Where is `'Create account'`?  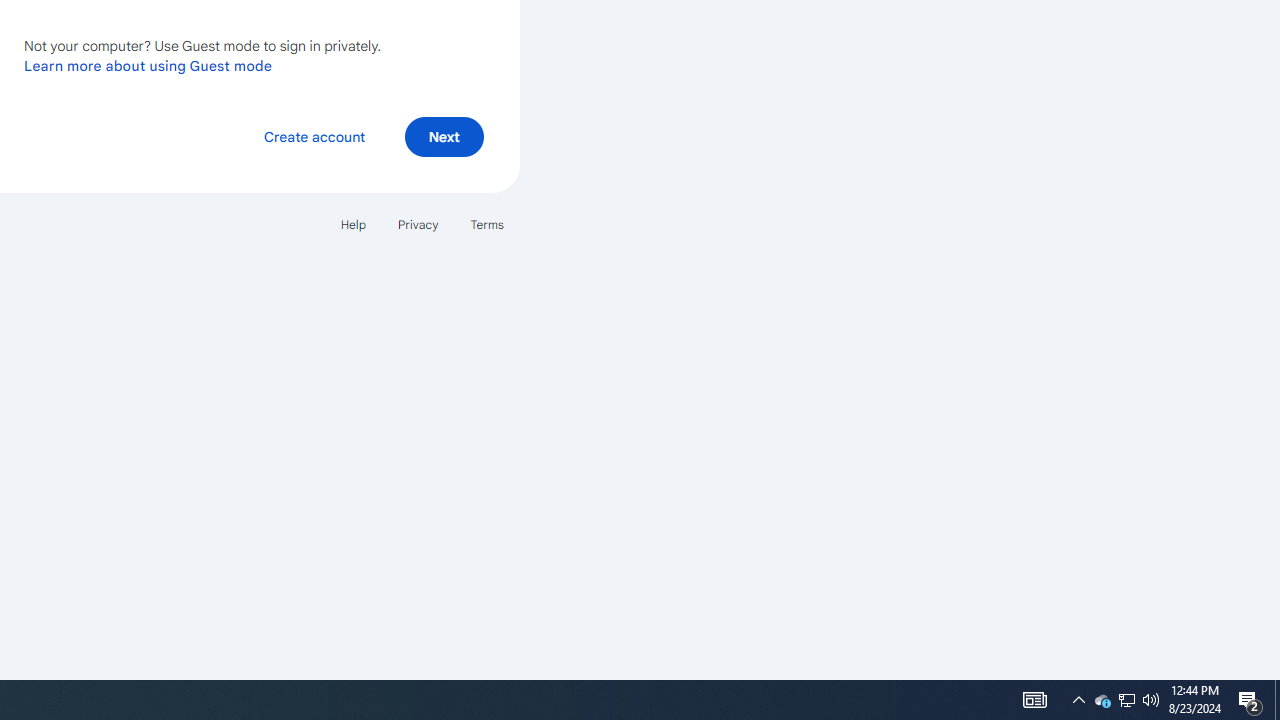
'Create account' is located at coordinates (313, 135).